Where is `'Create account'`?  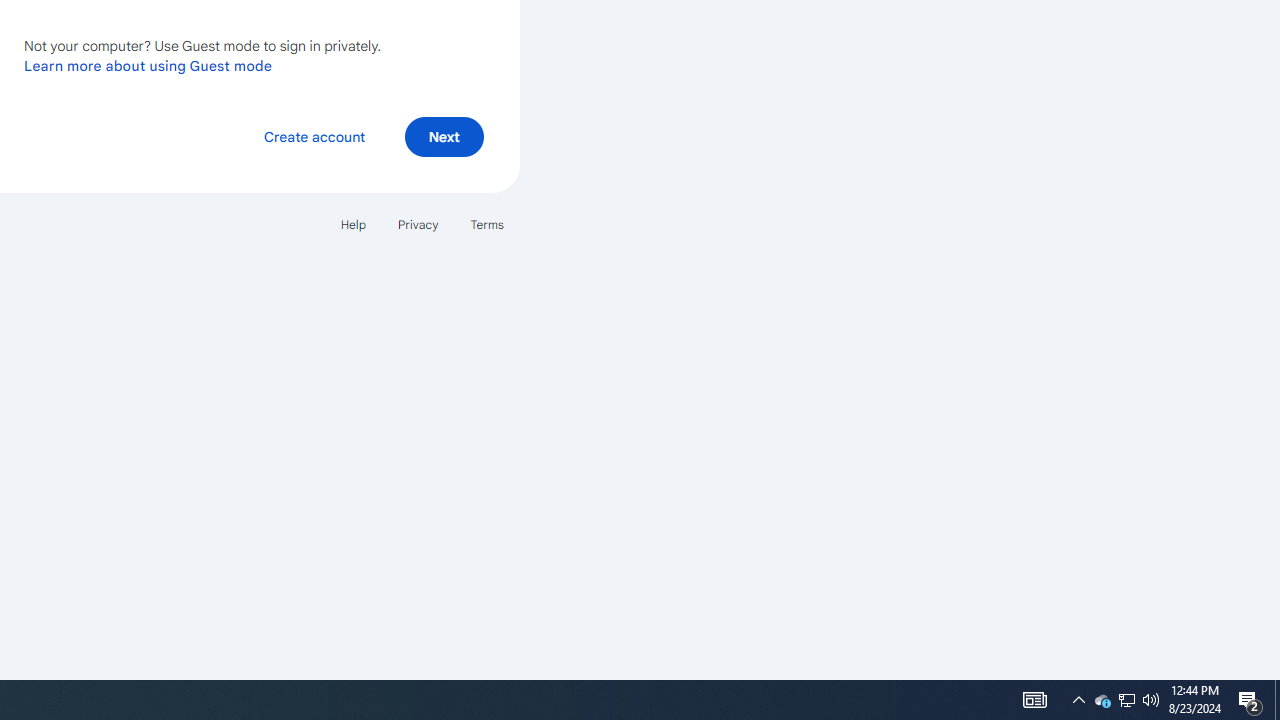
'Create account' is located at coordinates (313, 135).